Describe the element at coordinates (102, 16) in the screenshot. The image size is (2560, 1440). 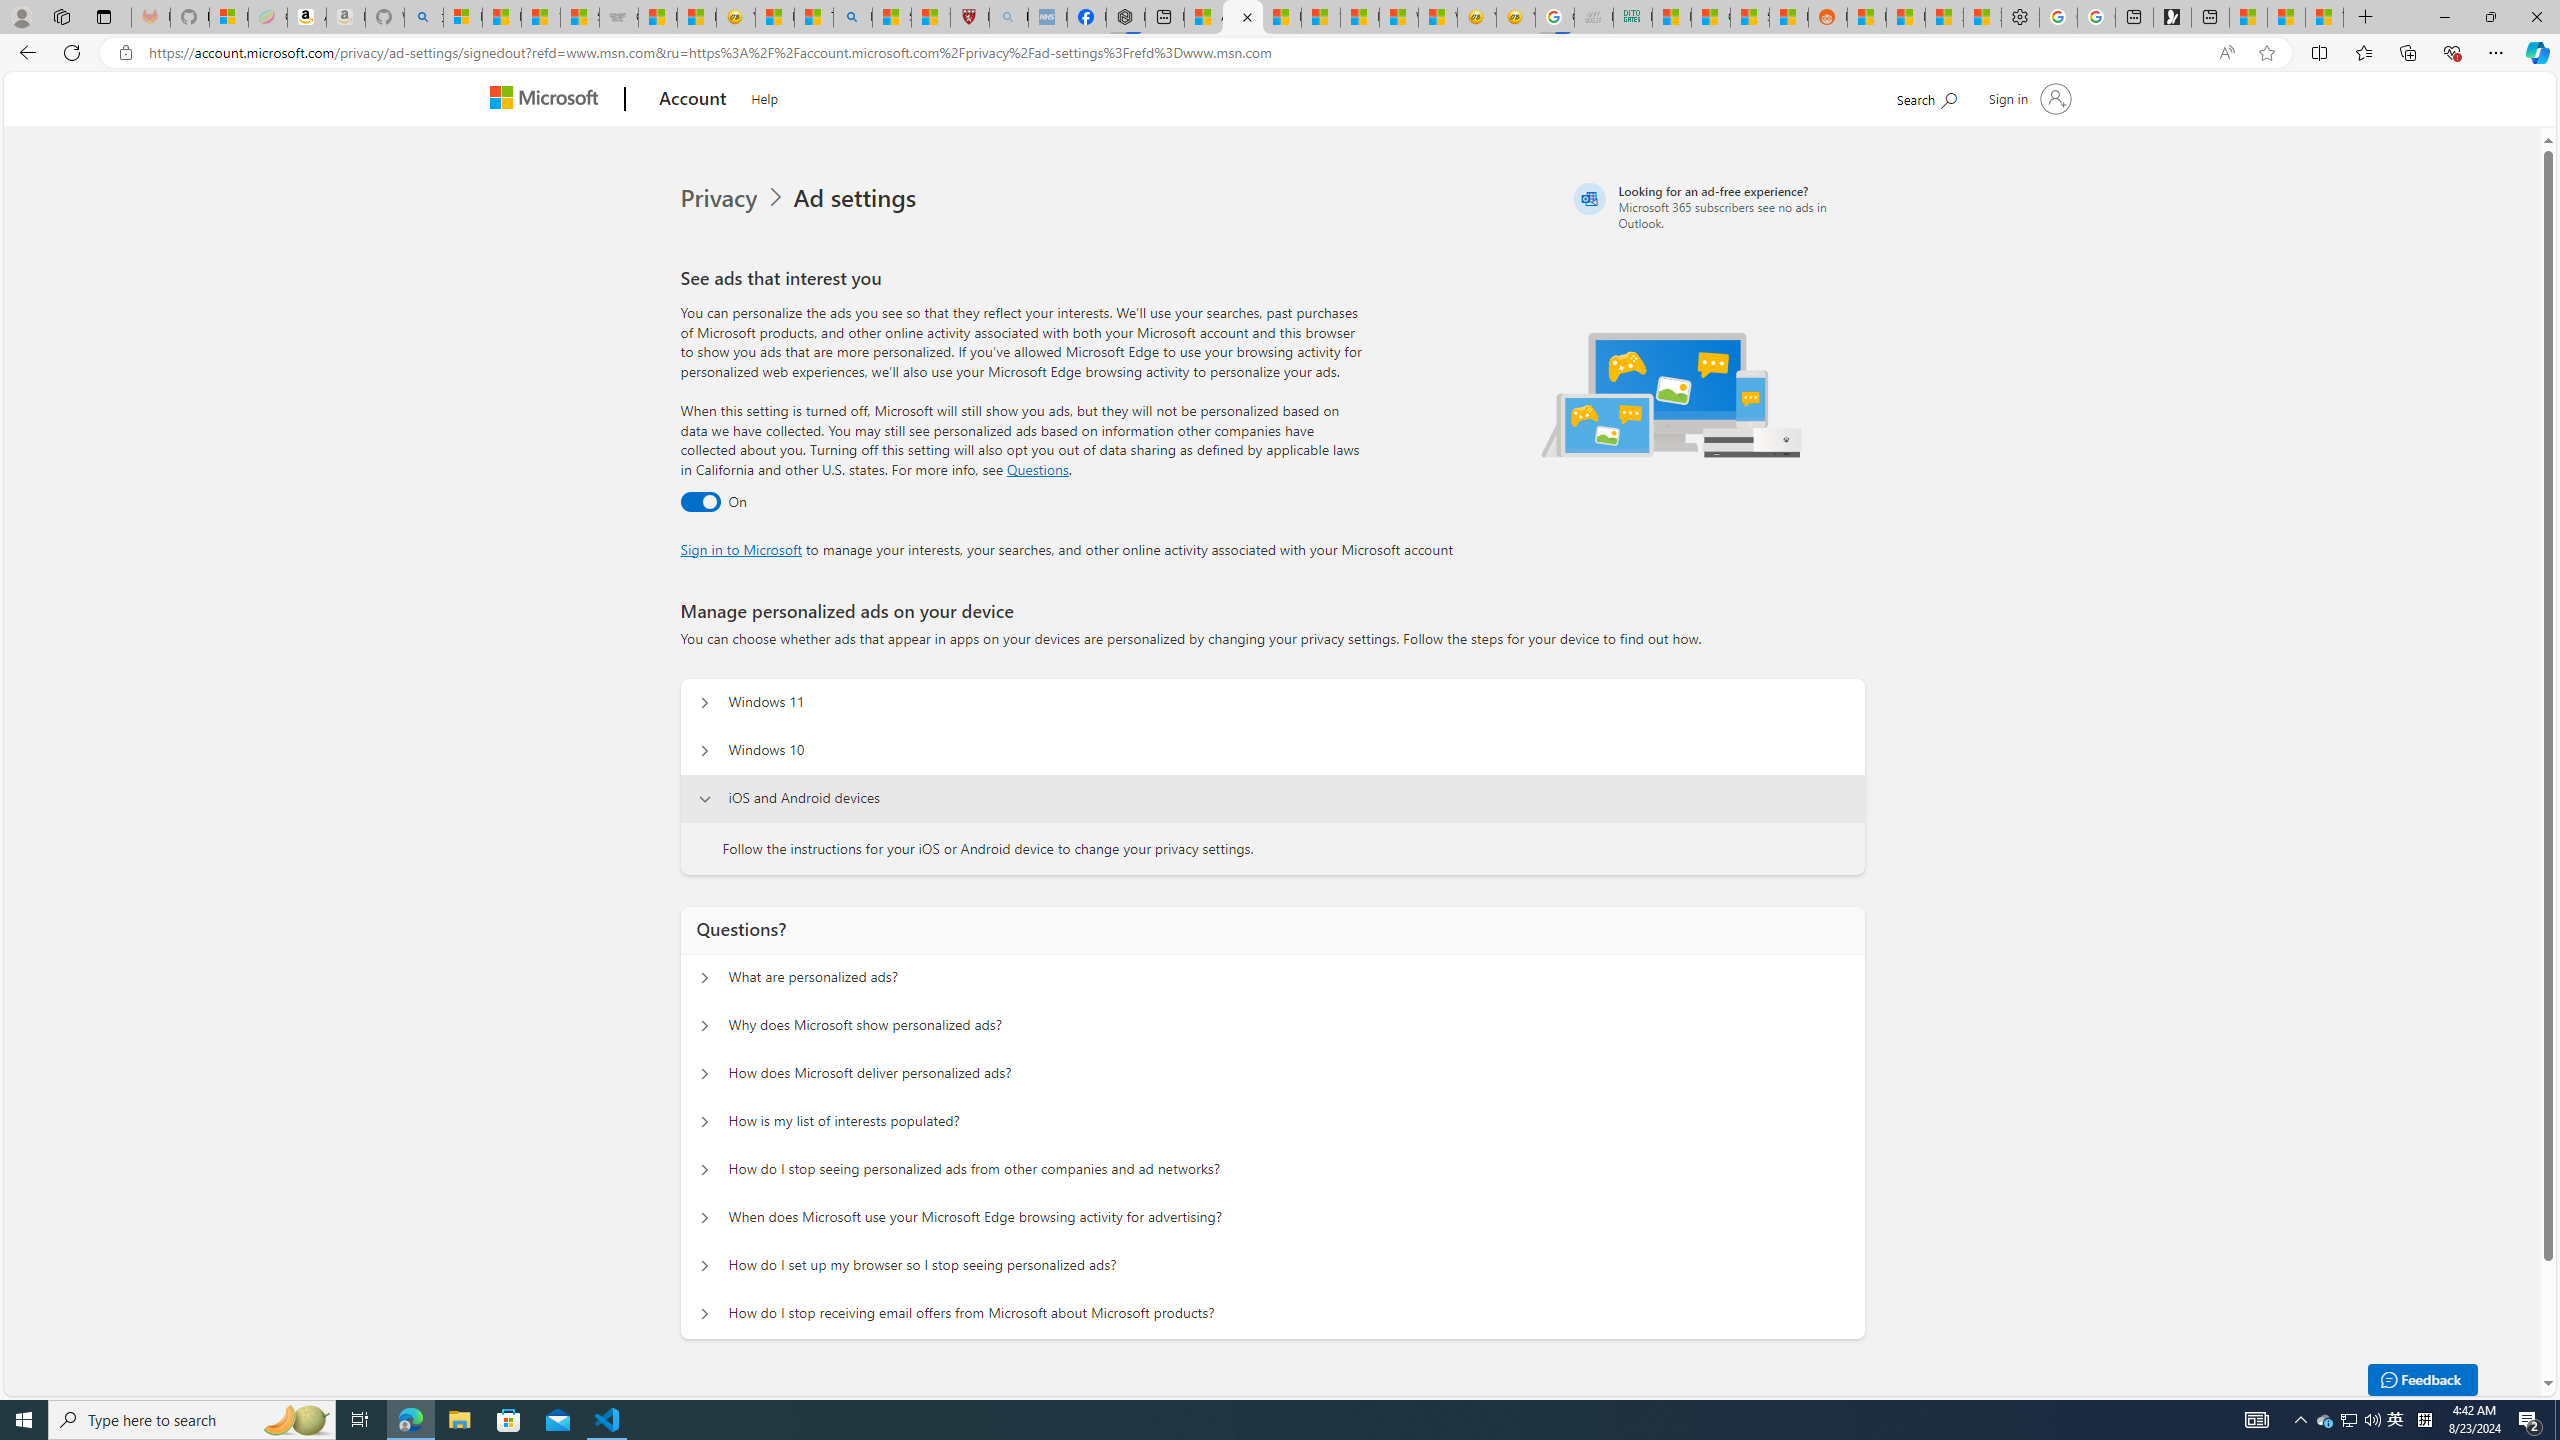
I see `'Tab actions menu'` at that location.